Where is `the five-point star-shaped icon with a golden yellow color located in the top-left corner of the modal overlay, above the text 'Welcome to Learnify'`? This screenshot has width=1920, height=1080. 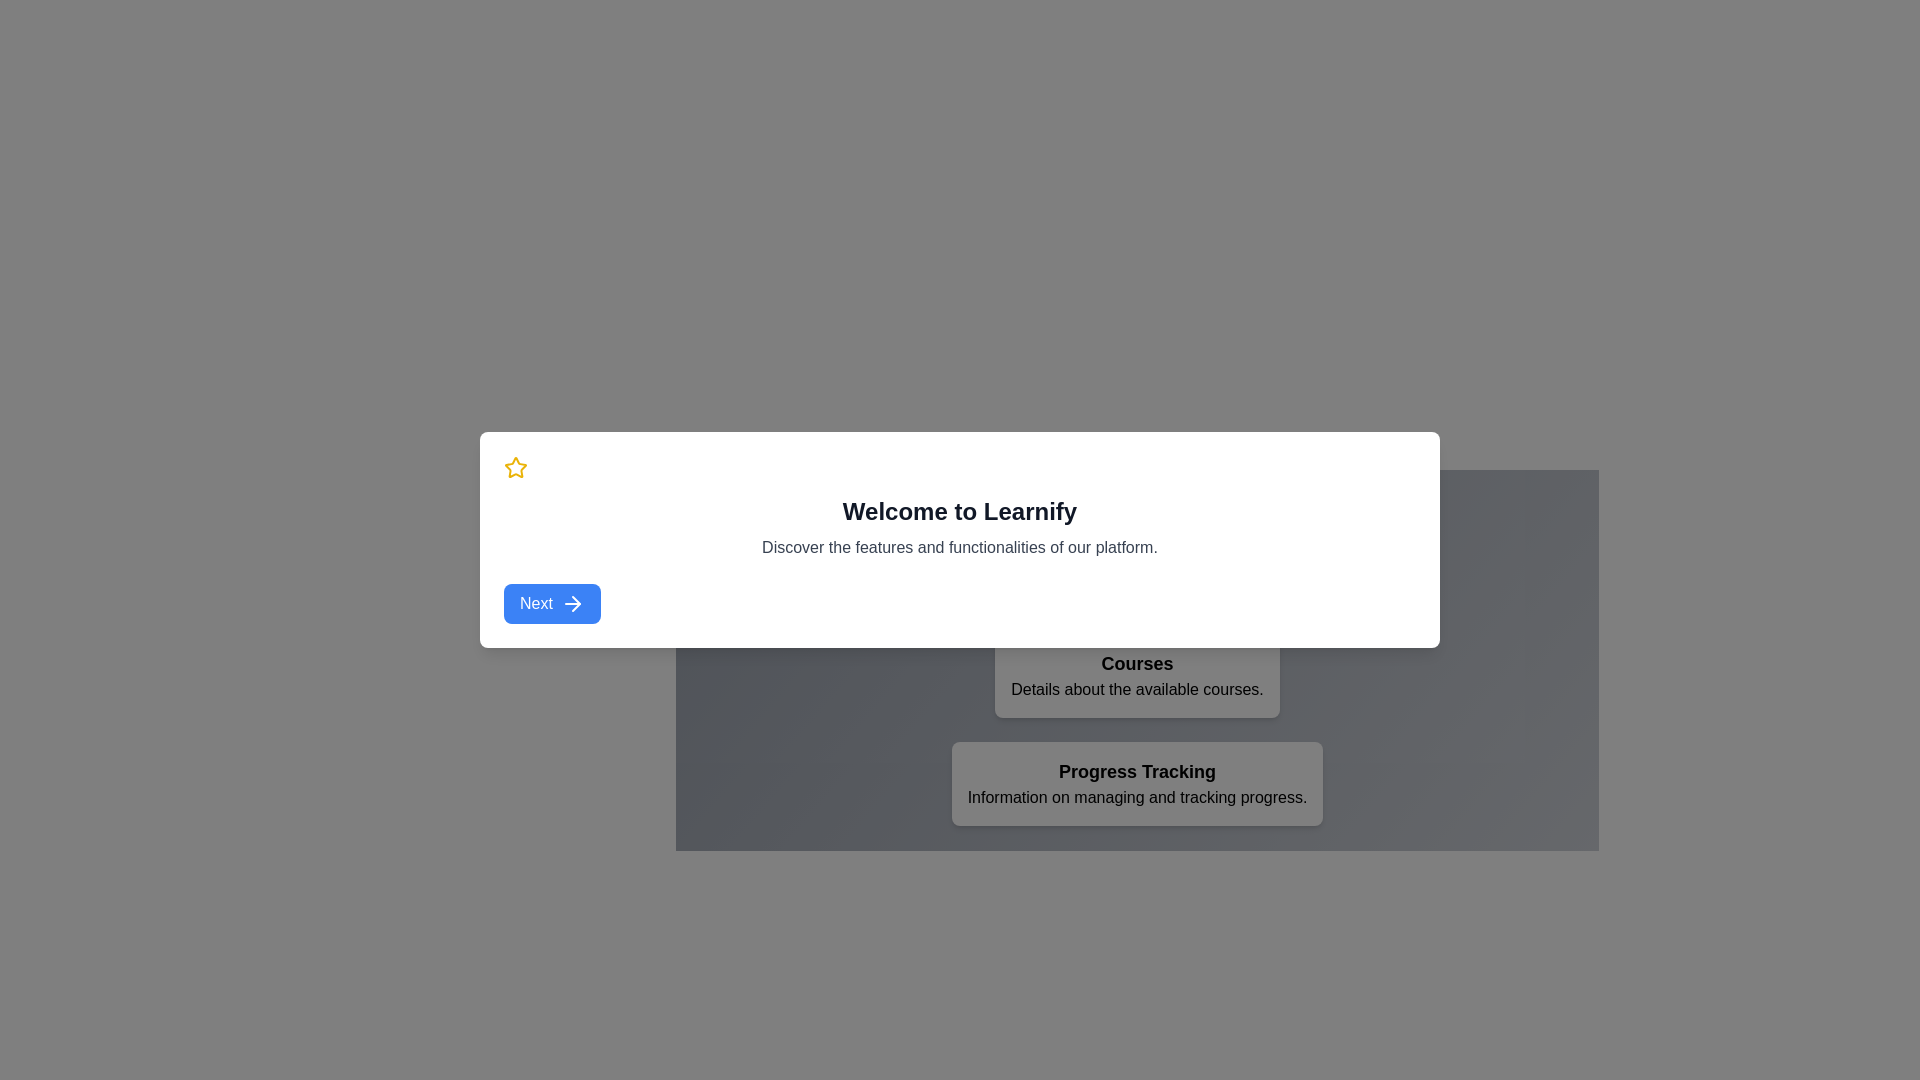 the five-point star-shaped icon with a golden yellow color located in the top-left corner of the modal overlay, above the text 'Welcome to Learnify' is located at coordinates (515, 466).